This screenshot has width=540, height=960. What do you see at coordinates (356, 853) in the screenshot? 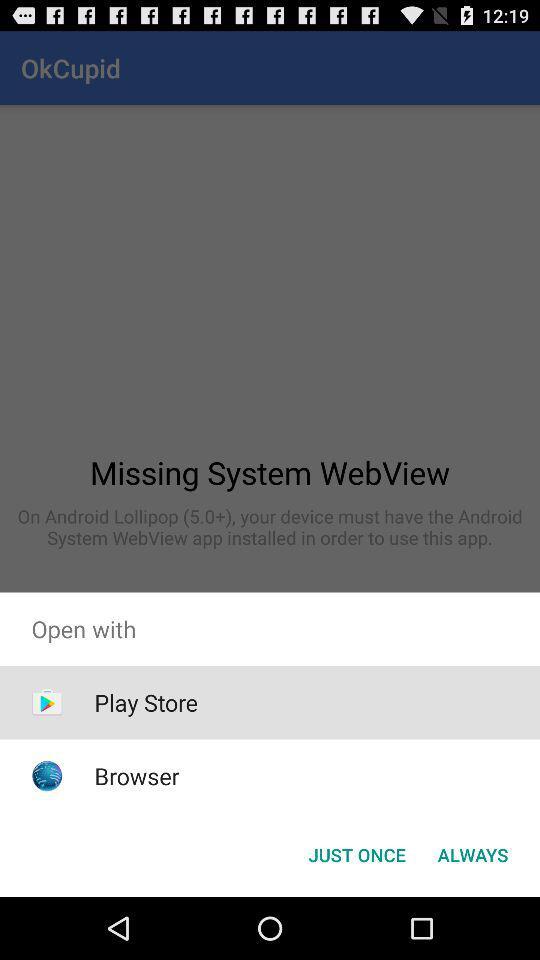
I see `button next to the always icon` at bounding box center [356, 853].